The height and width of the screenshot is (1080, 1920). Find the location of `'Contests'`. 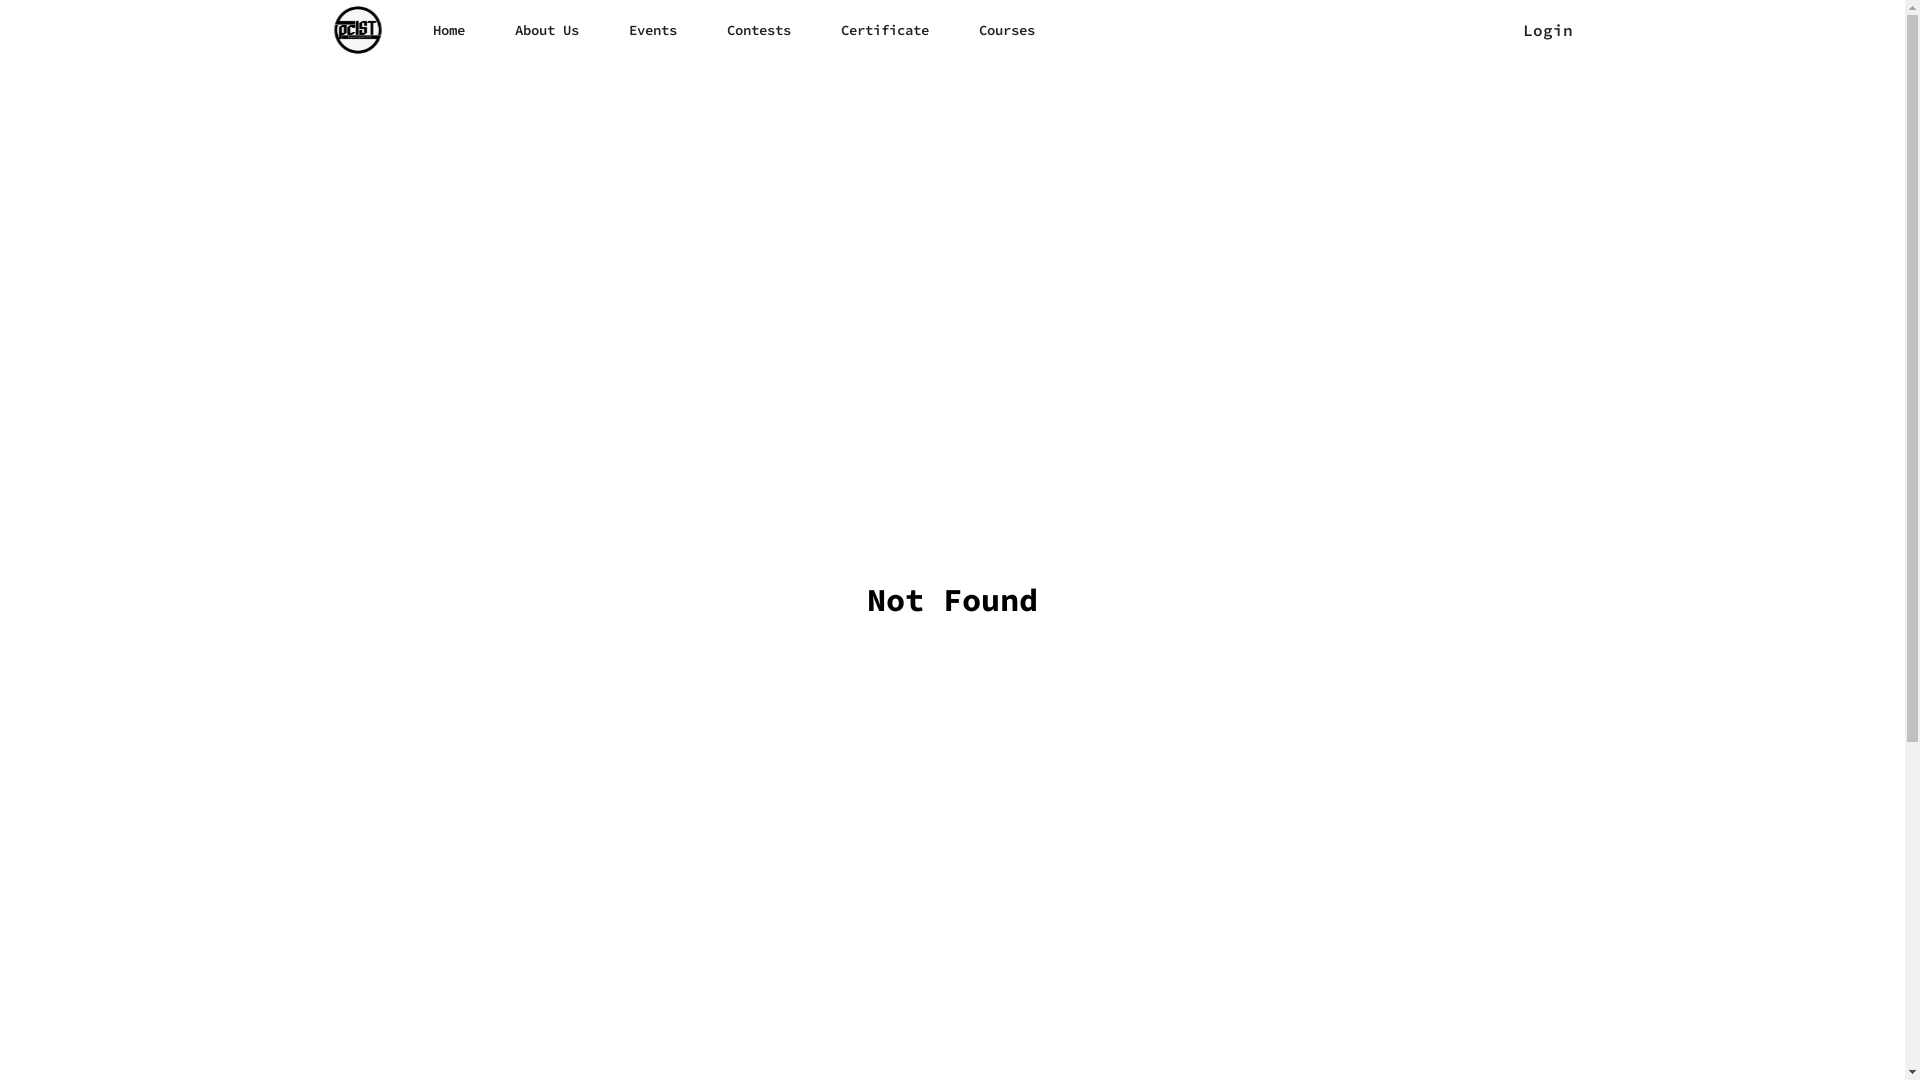

'Contests' is located at coordinates (757, 30).